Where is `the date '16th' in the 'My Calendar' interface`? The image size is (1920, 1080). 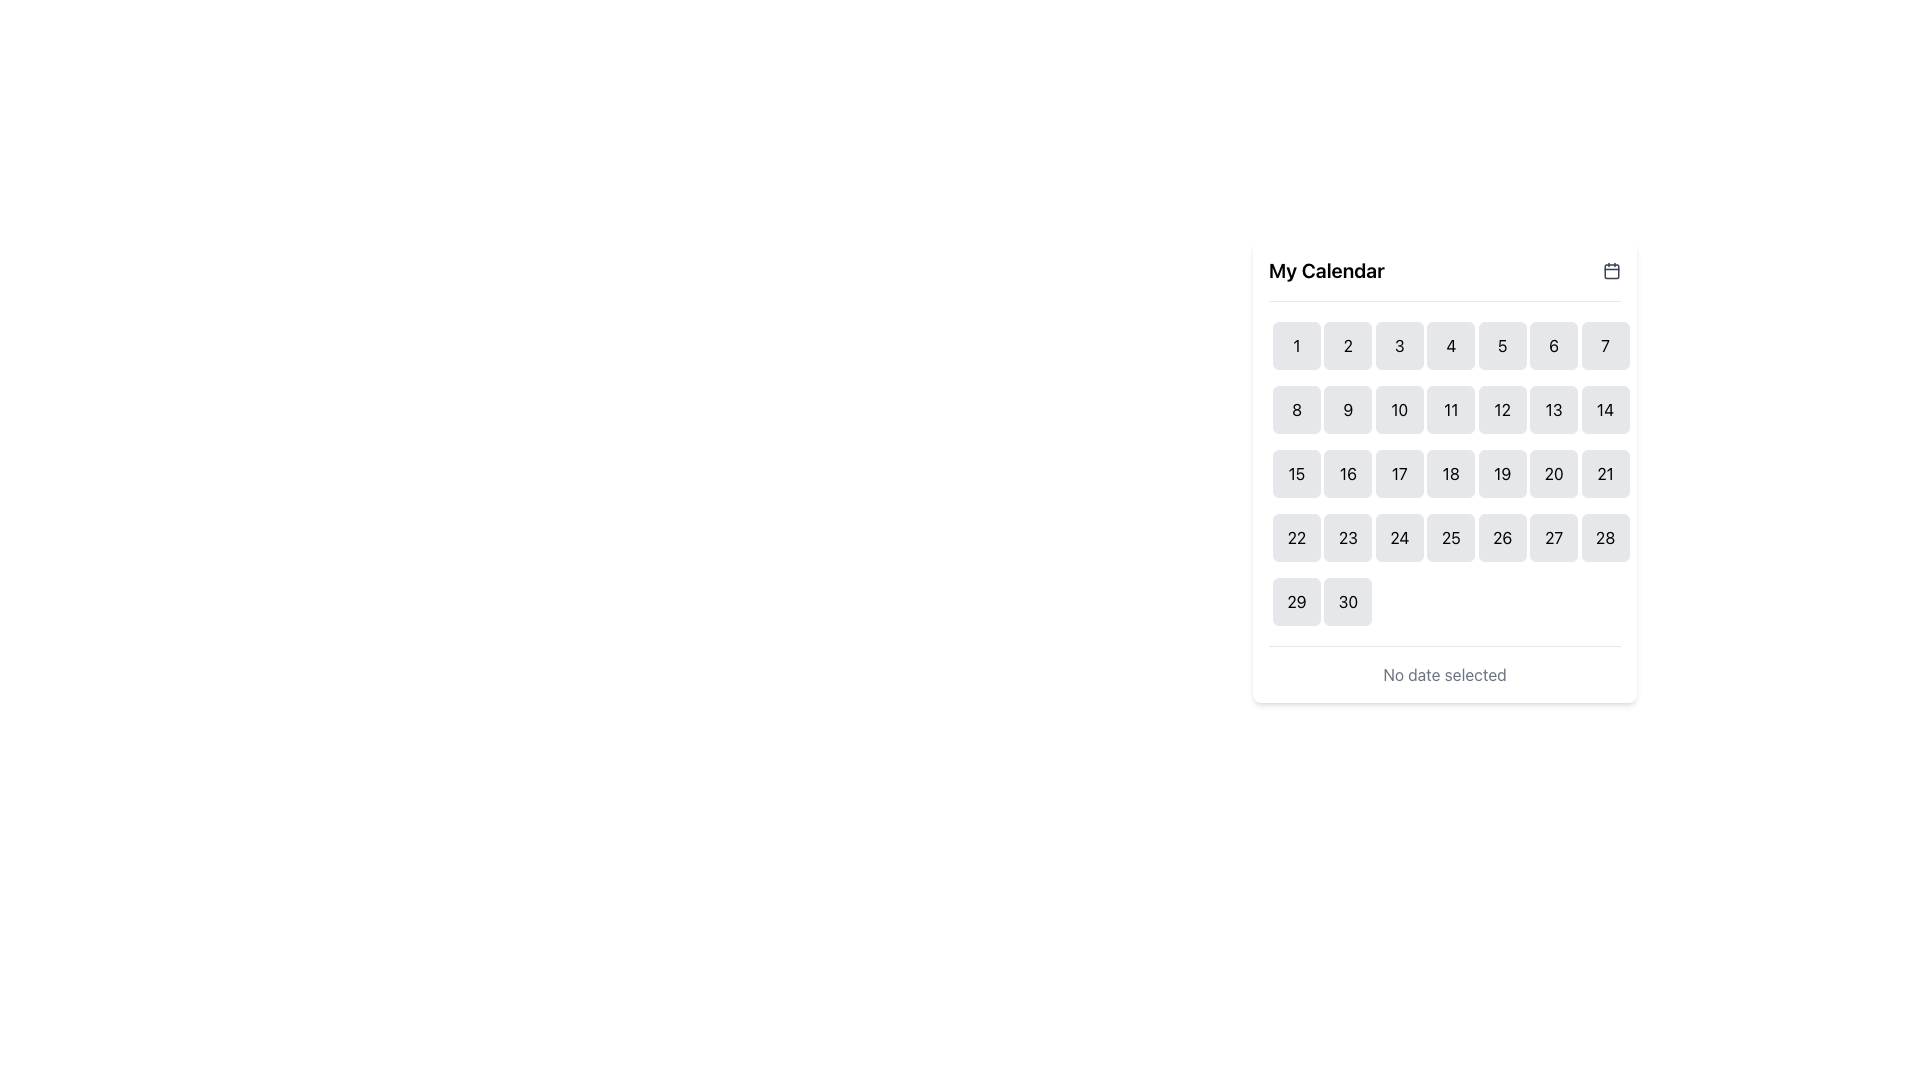 the date '16th' in the 'My Calendar' interface is located at coordinates (1348, 474).